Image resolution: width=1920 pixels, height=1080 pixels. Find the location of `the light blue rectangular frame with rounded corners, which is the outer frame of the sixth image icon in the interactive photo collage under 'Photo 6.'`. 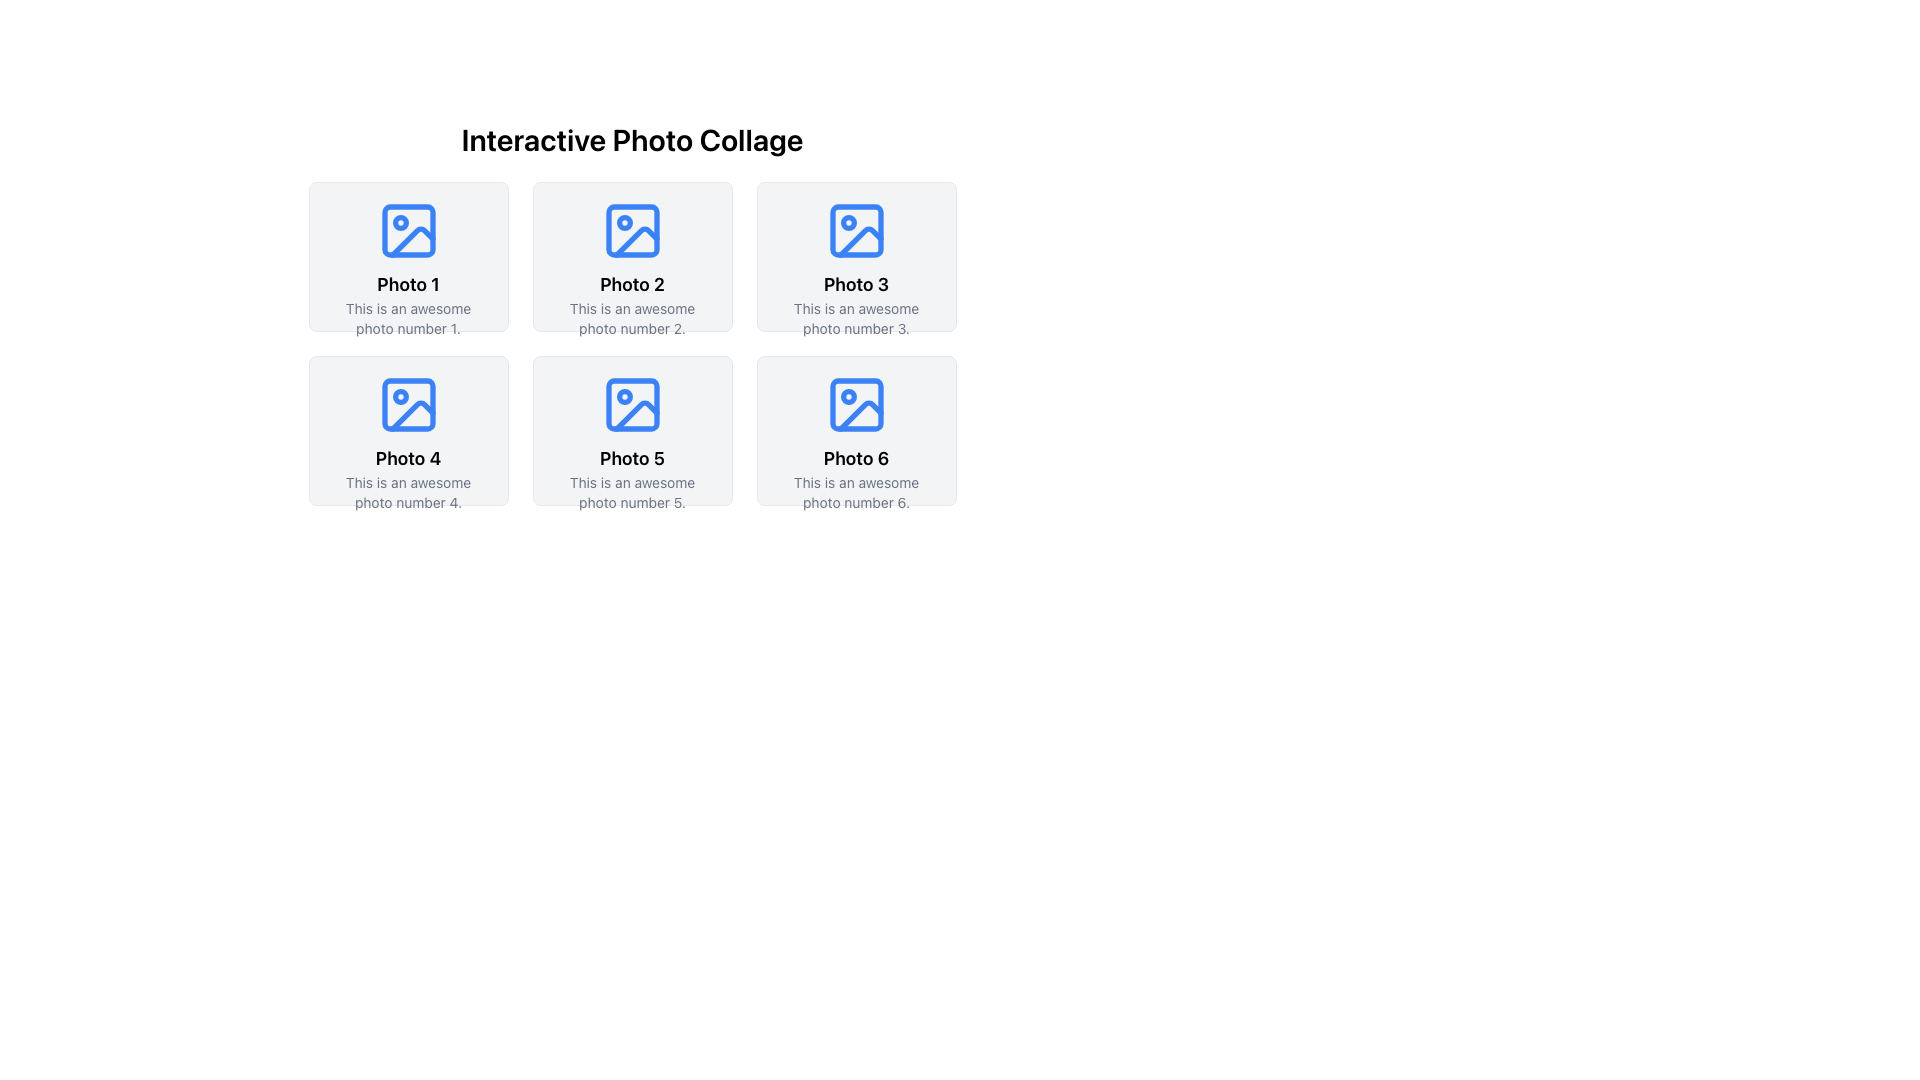

the light blue rectangular frame with rounded corners, which is the outer frame of the sixth image icon in the interactive photo collage under 'Photo 6.' is located at coordinates (856, 405).